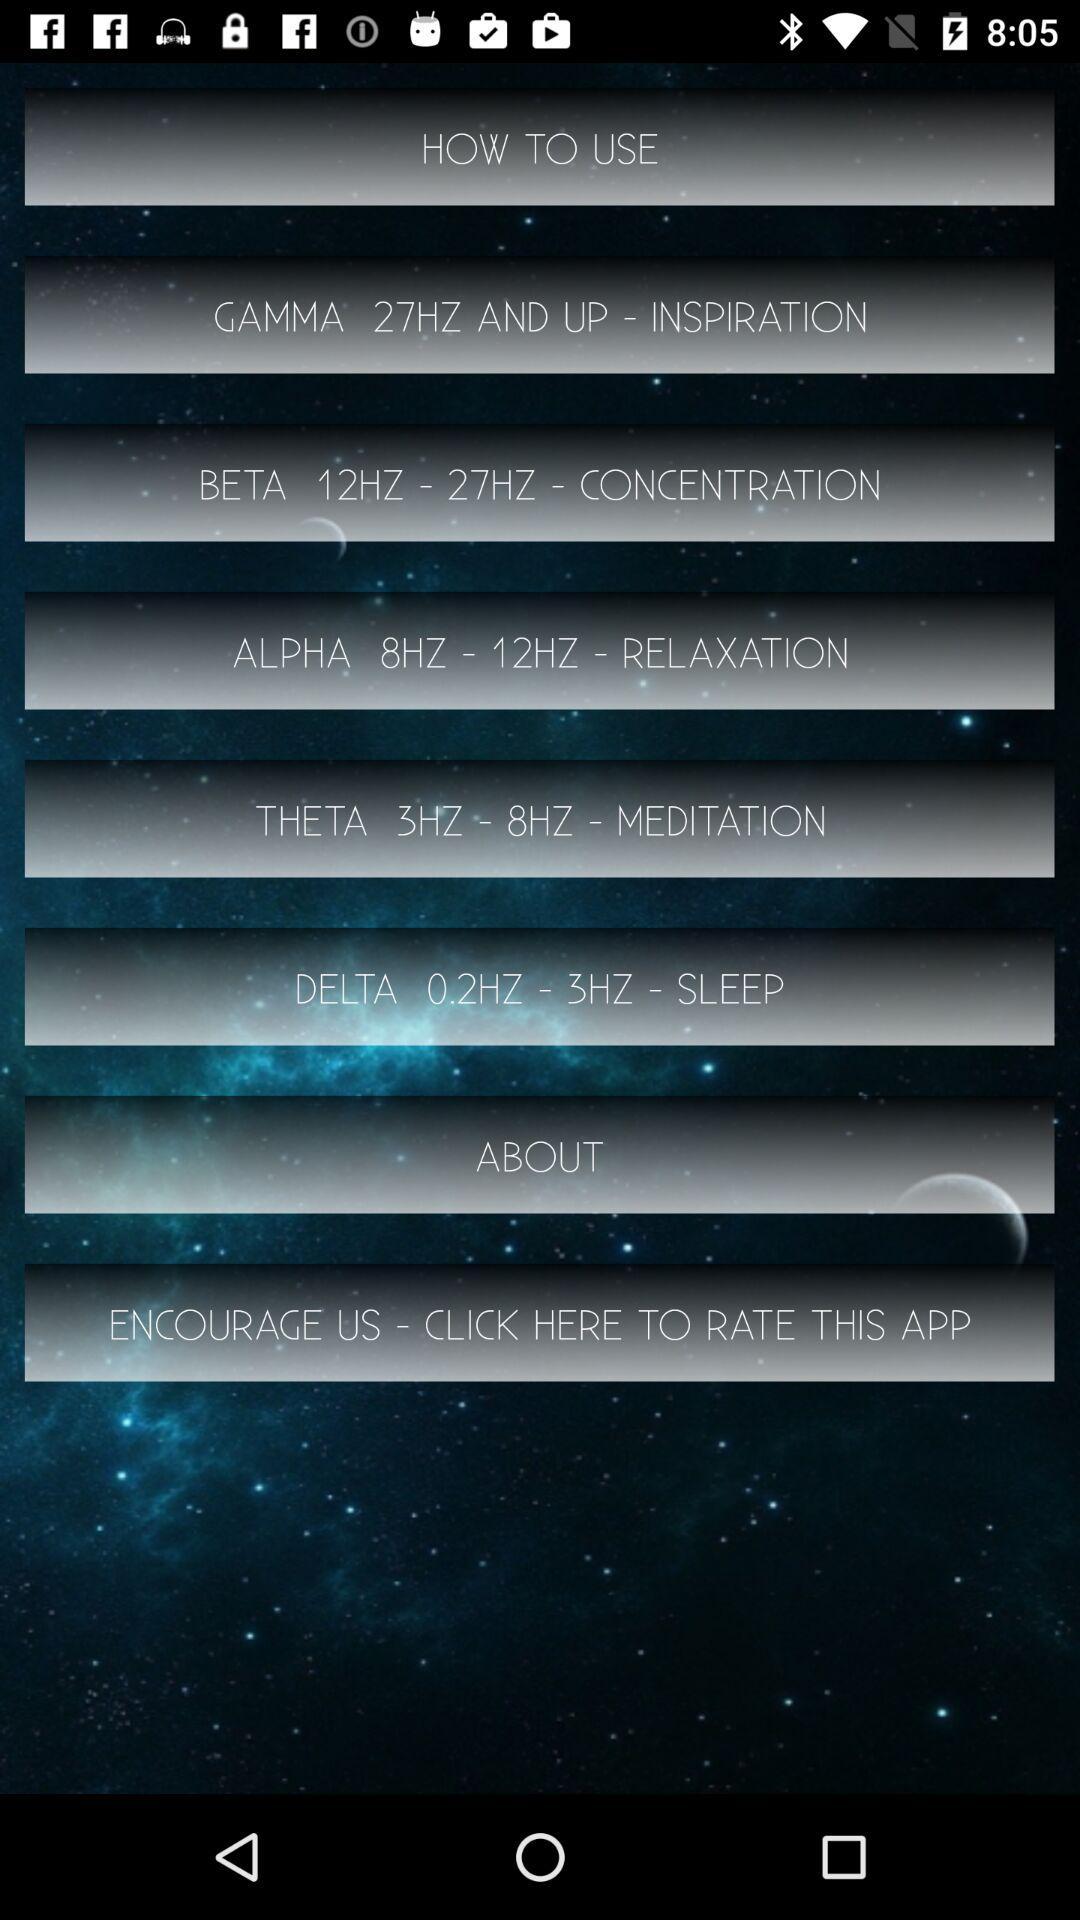 The height and width of the screenshot is (1920, 1080). What do you see at coordinates (540, 1323) in the screenshot?
I see `the button below the about` at bounding box center [540, 1323].